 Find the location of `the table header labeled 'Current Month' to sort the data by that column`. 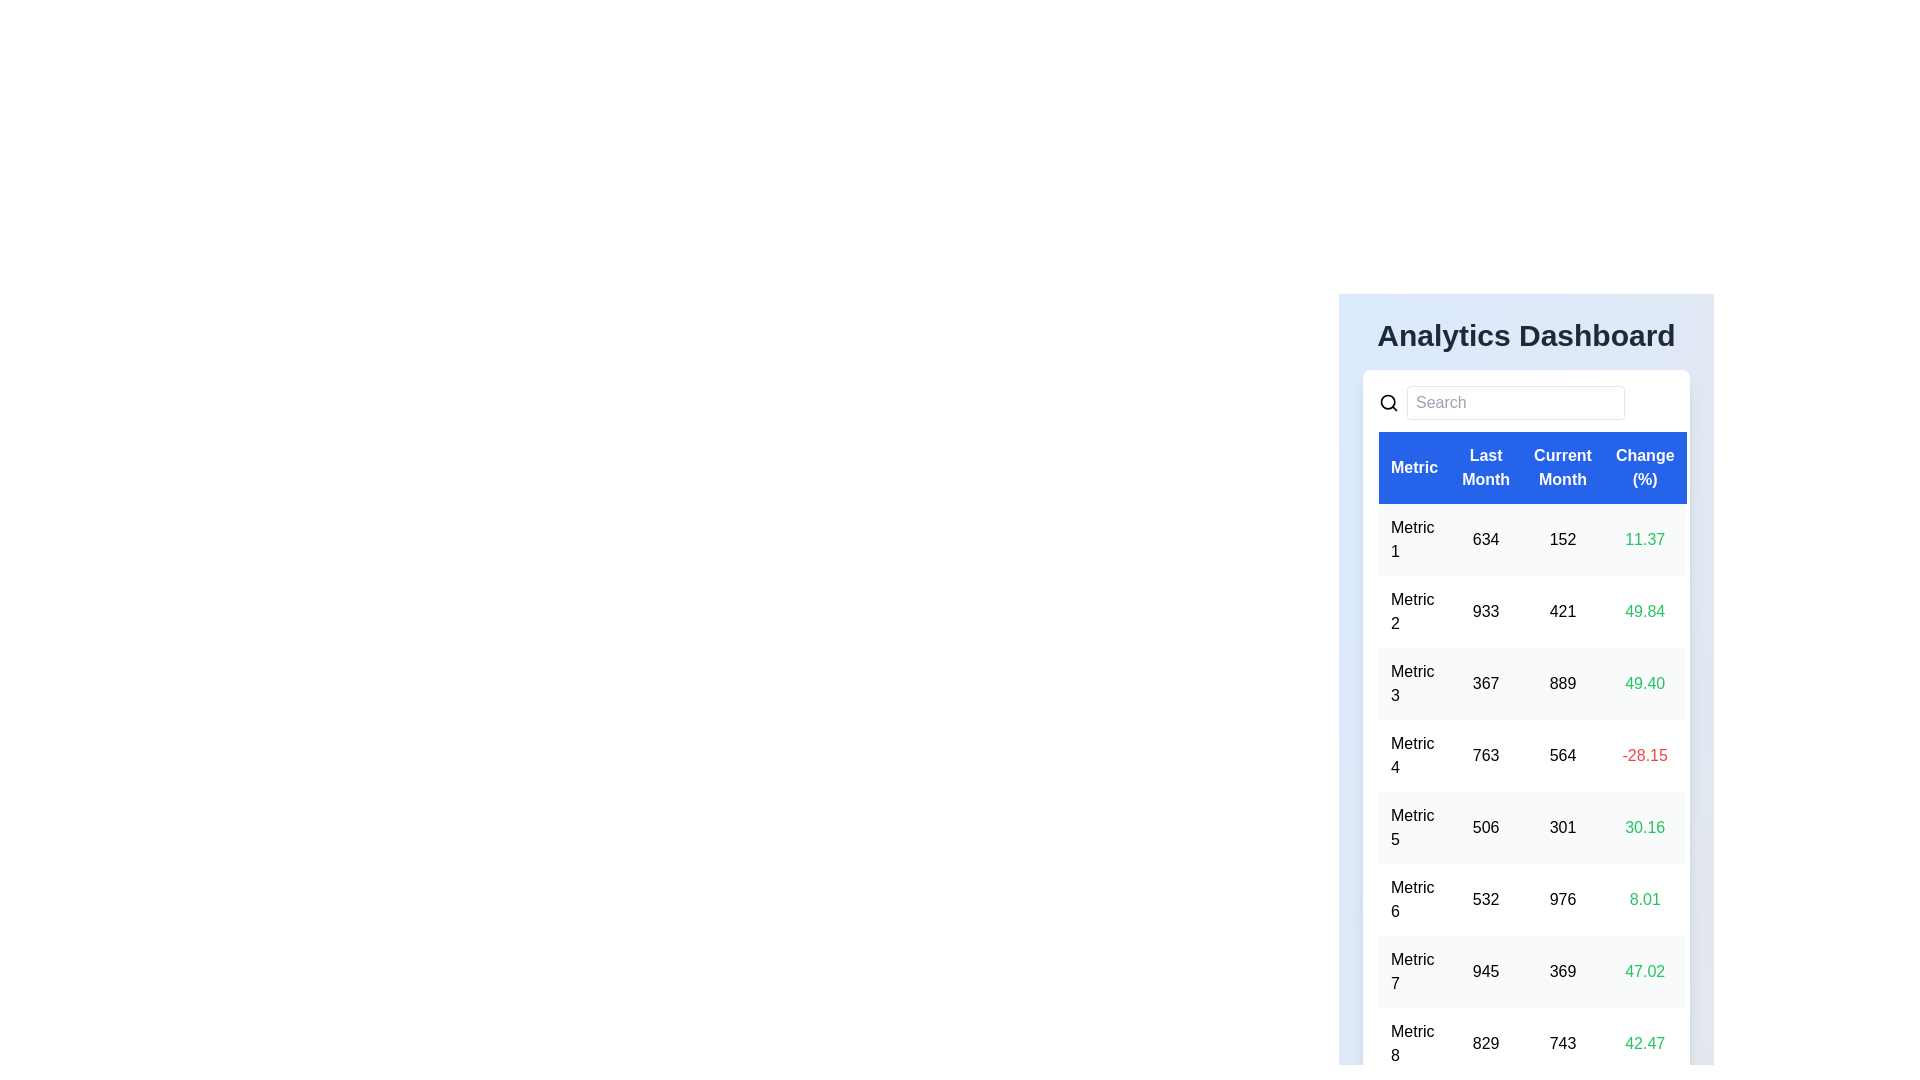

the table header labeled 'Current Month' to sort the data by that column is located at coordinates (1562, 467).